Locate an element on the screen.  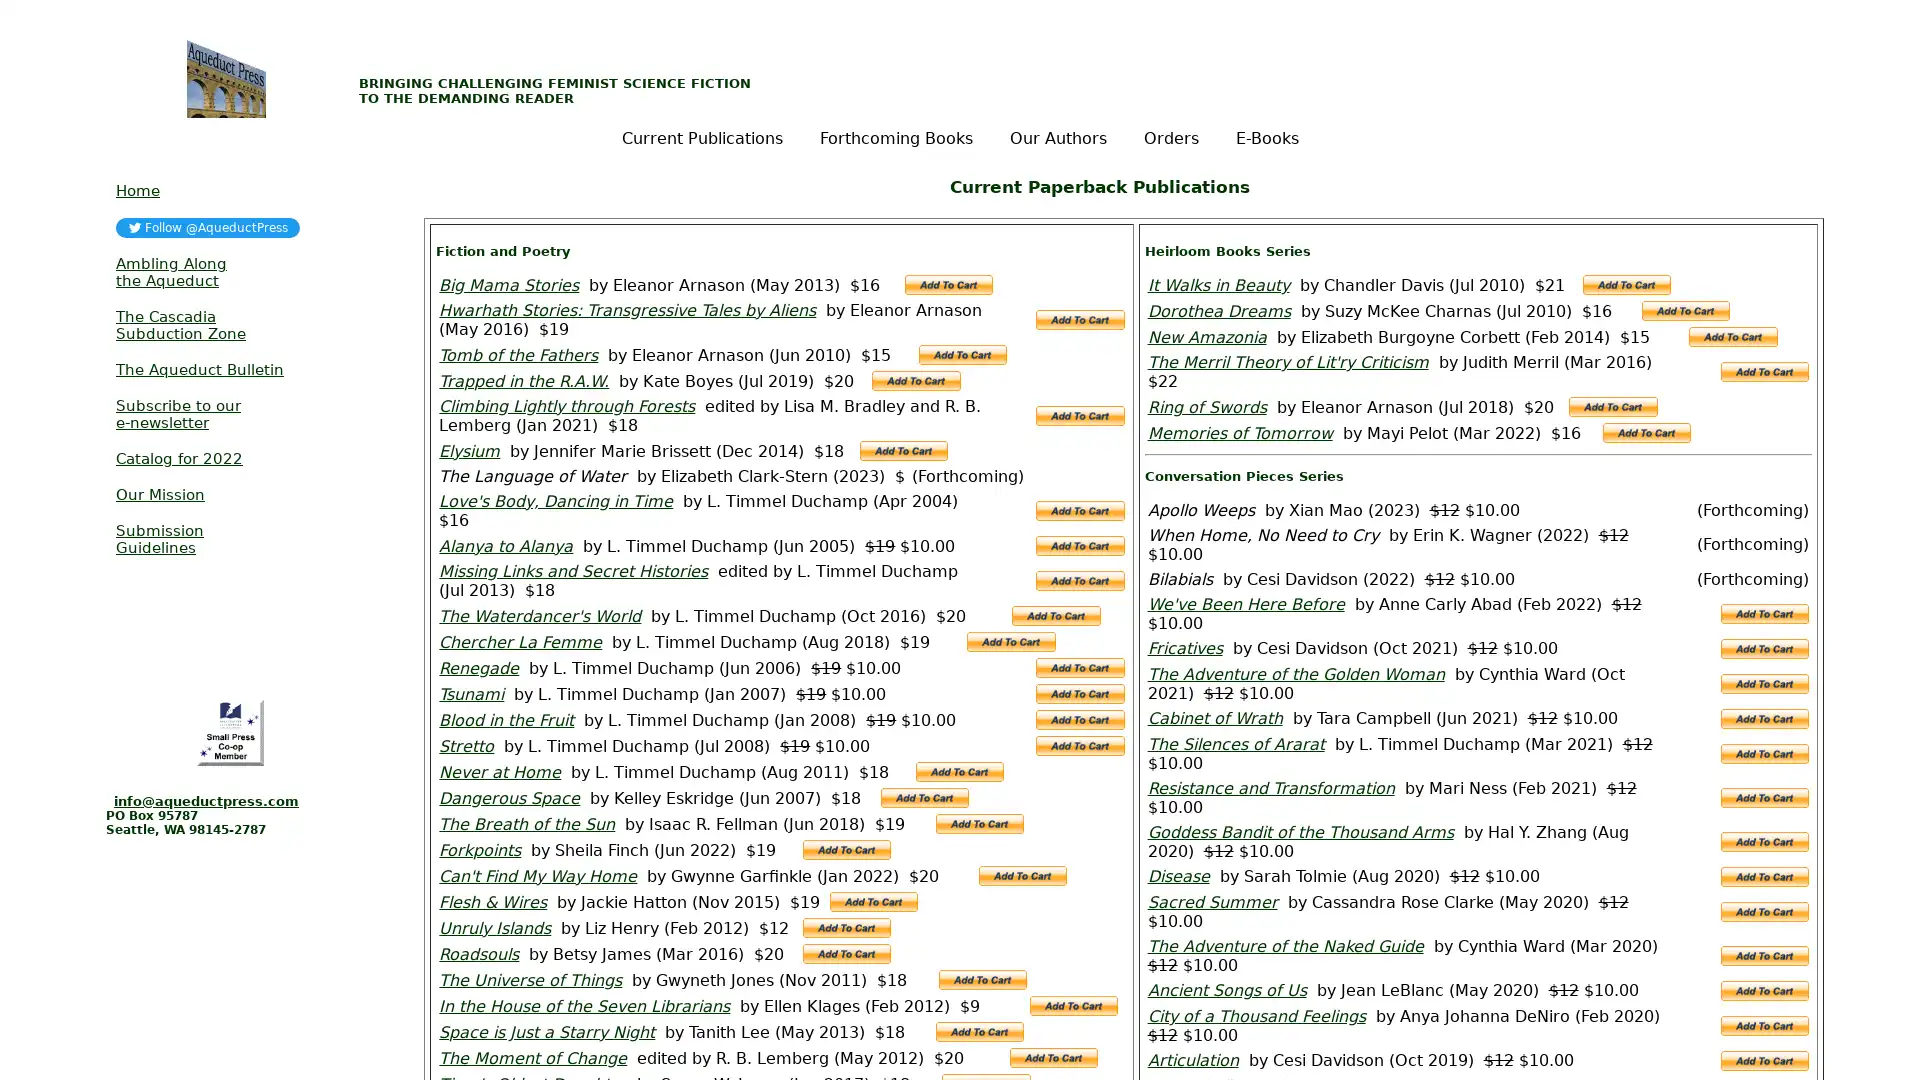
Make payments with PayPal - it\'s fast, free and secure! is located at coordinates (1079, 667).